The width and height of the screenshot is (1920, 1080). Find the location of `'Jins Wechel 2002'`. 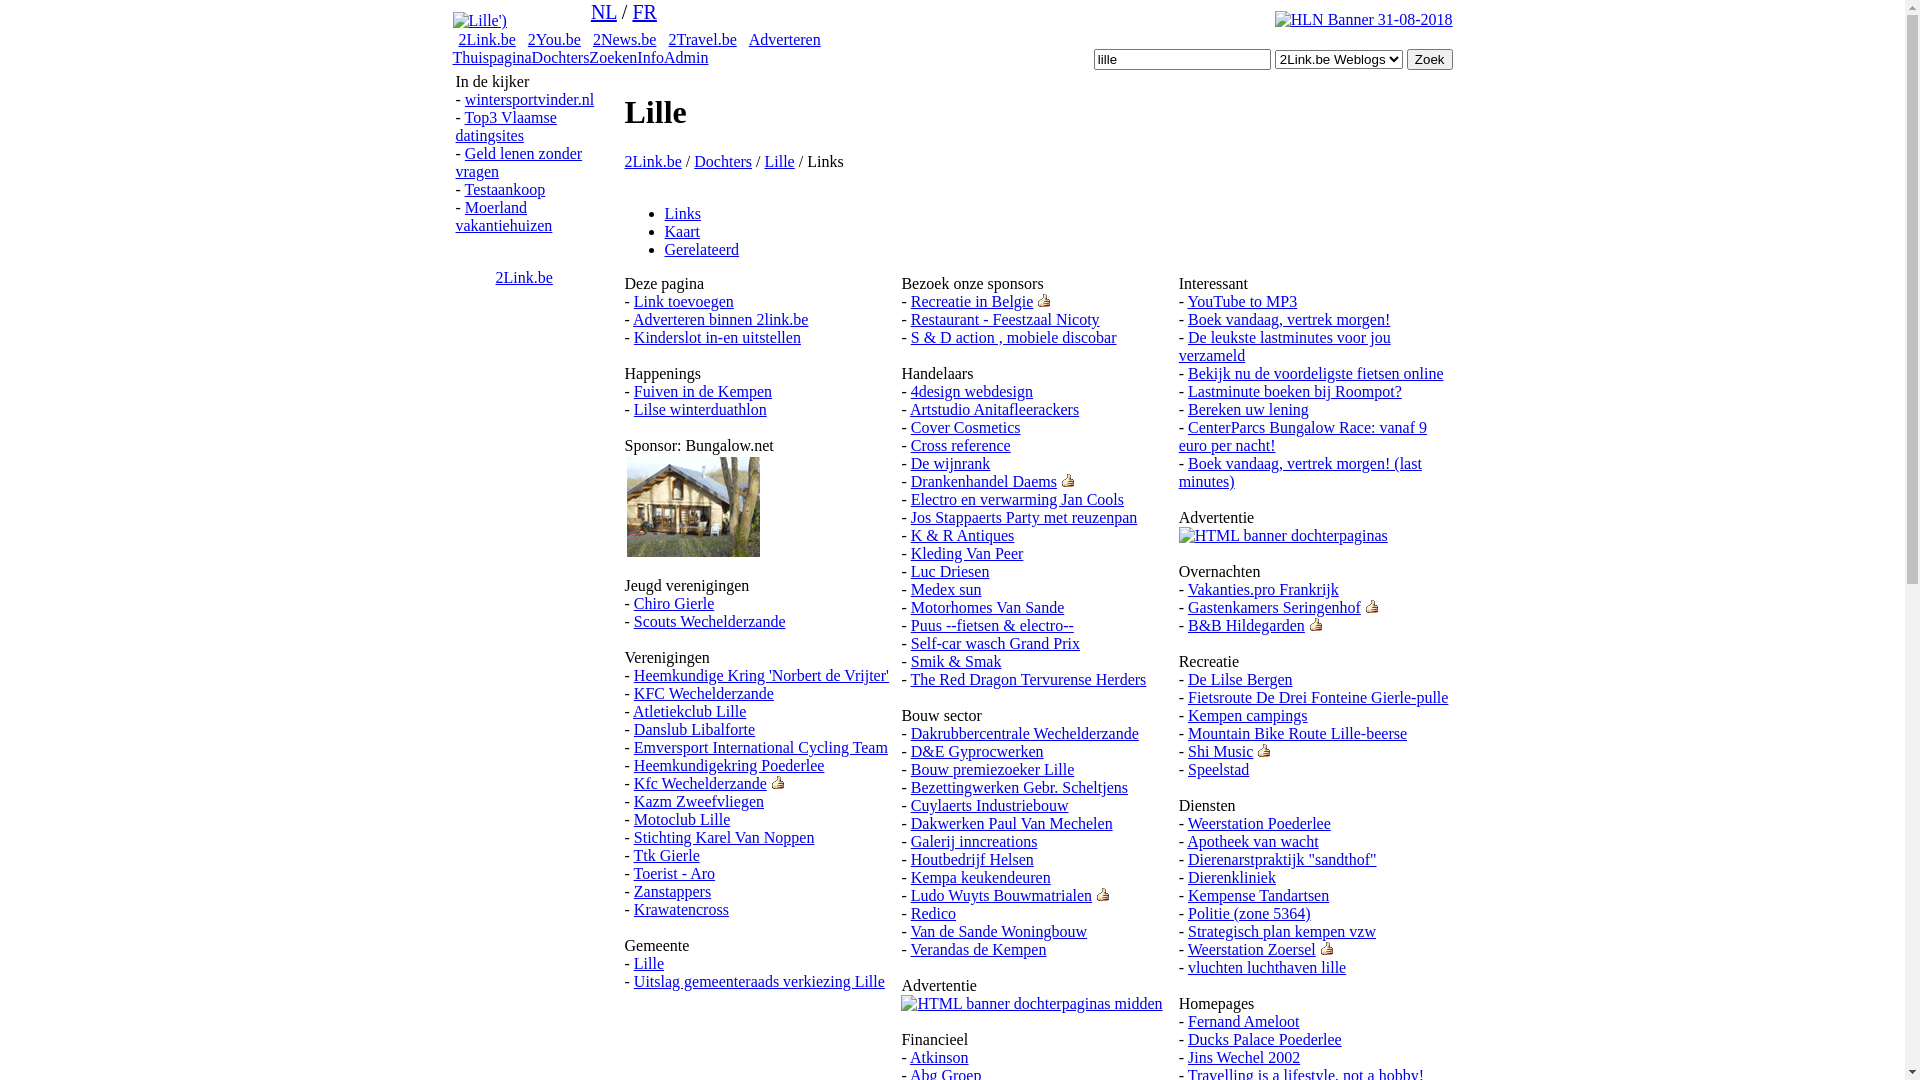

'Jins Wechel 2002' is located at coordinates (1242, 1056).